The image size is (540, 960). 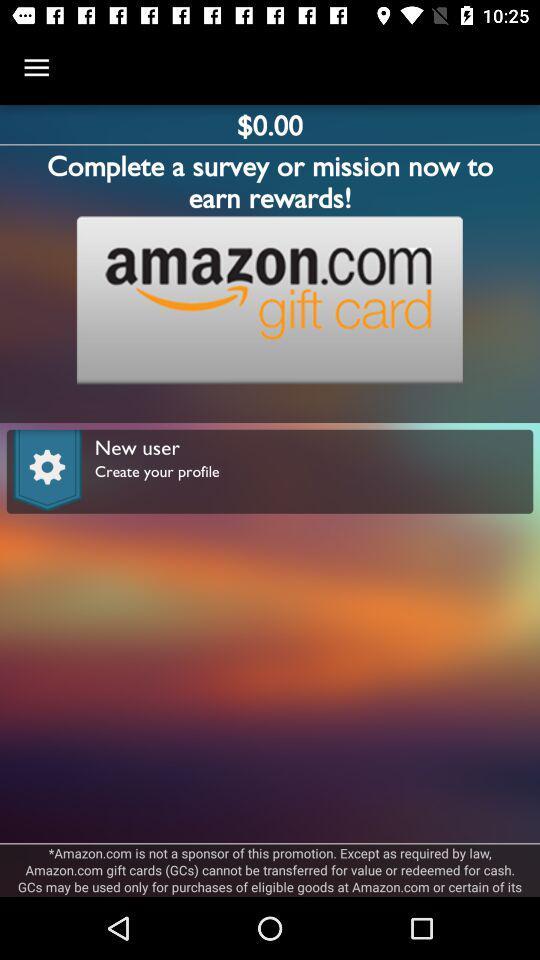 I want to click on the icon at the top left corner, so click(x=36, y=68).